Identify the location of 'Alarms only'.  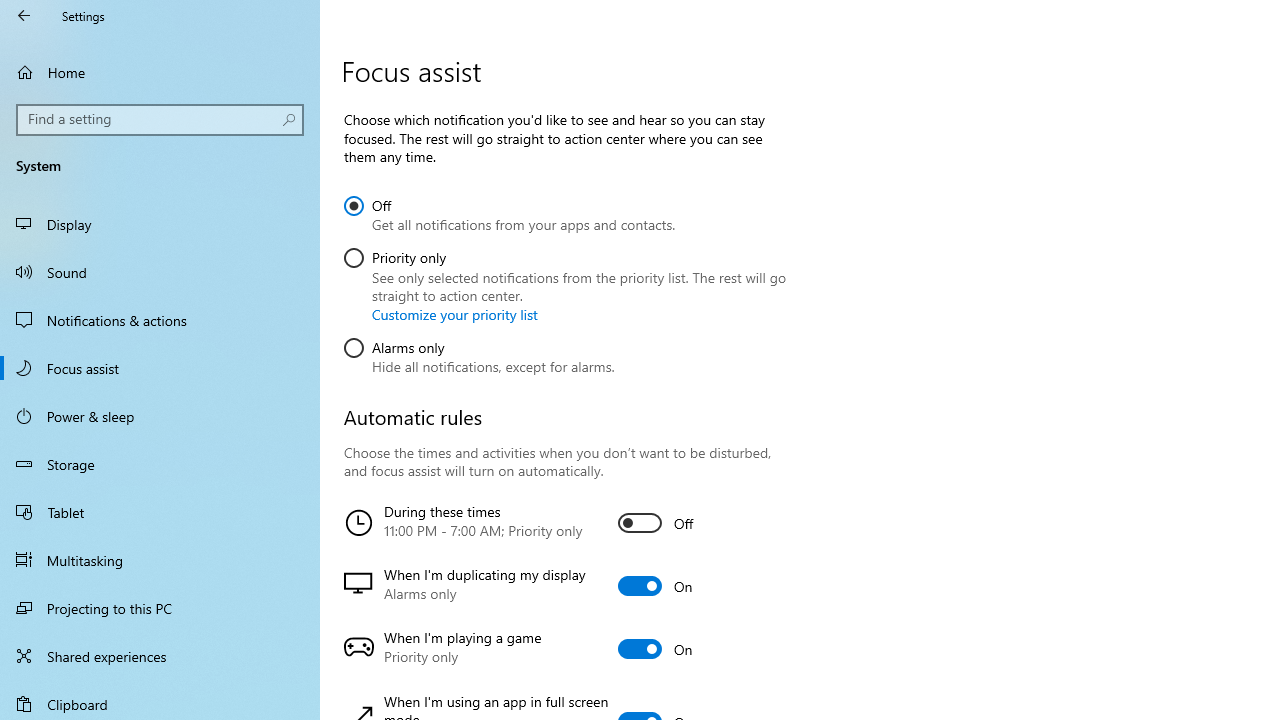
(478, 352).